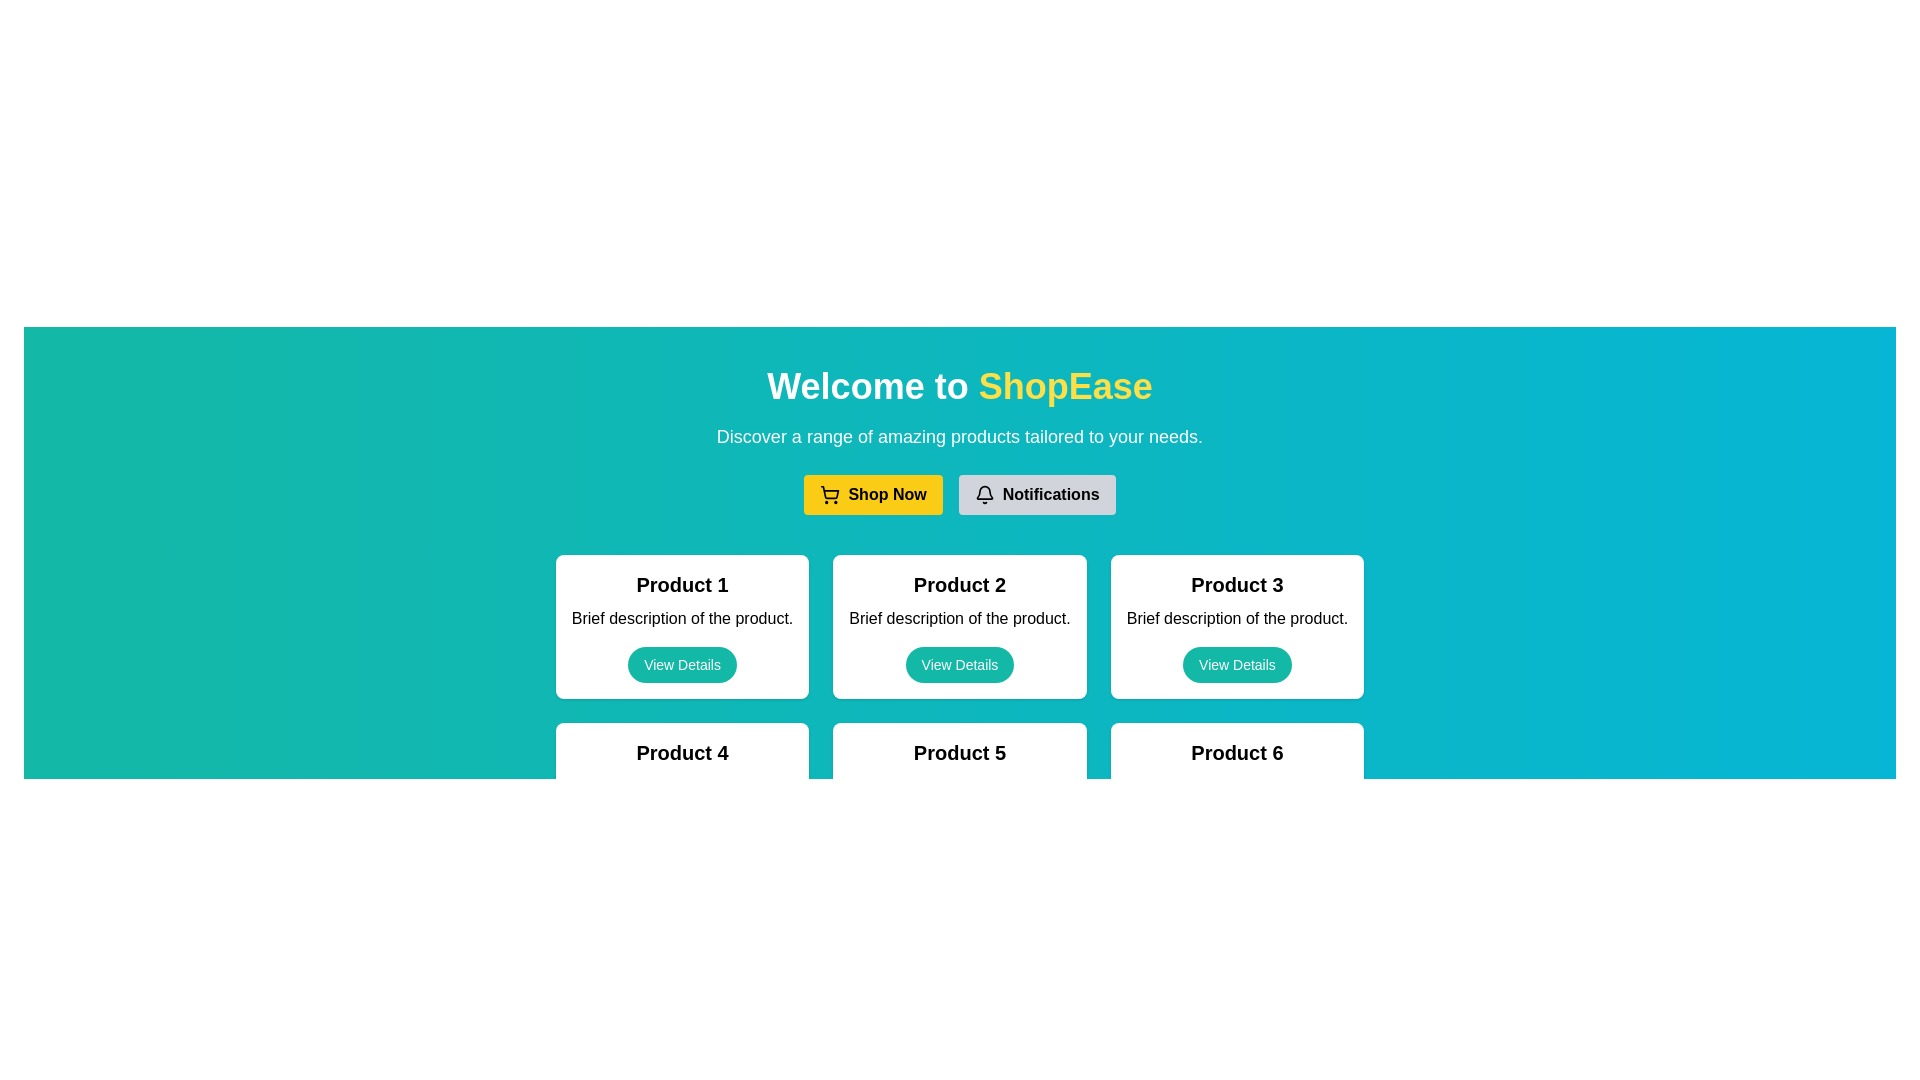  What do you see at coordinates (984, 494) in the screenshot?
I see `the 'Notifications' button which contains the bell-shaped icon` at bounding box center [984, 494].